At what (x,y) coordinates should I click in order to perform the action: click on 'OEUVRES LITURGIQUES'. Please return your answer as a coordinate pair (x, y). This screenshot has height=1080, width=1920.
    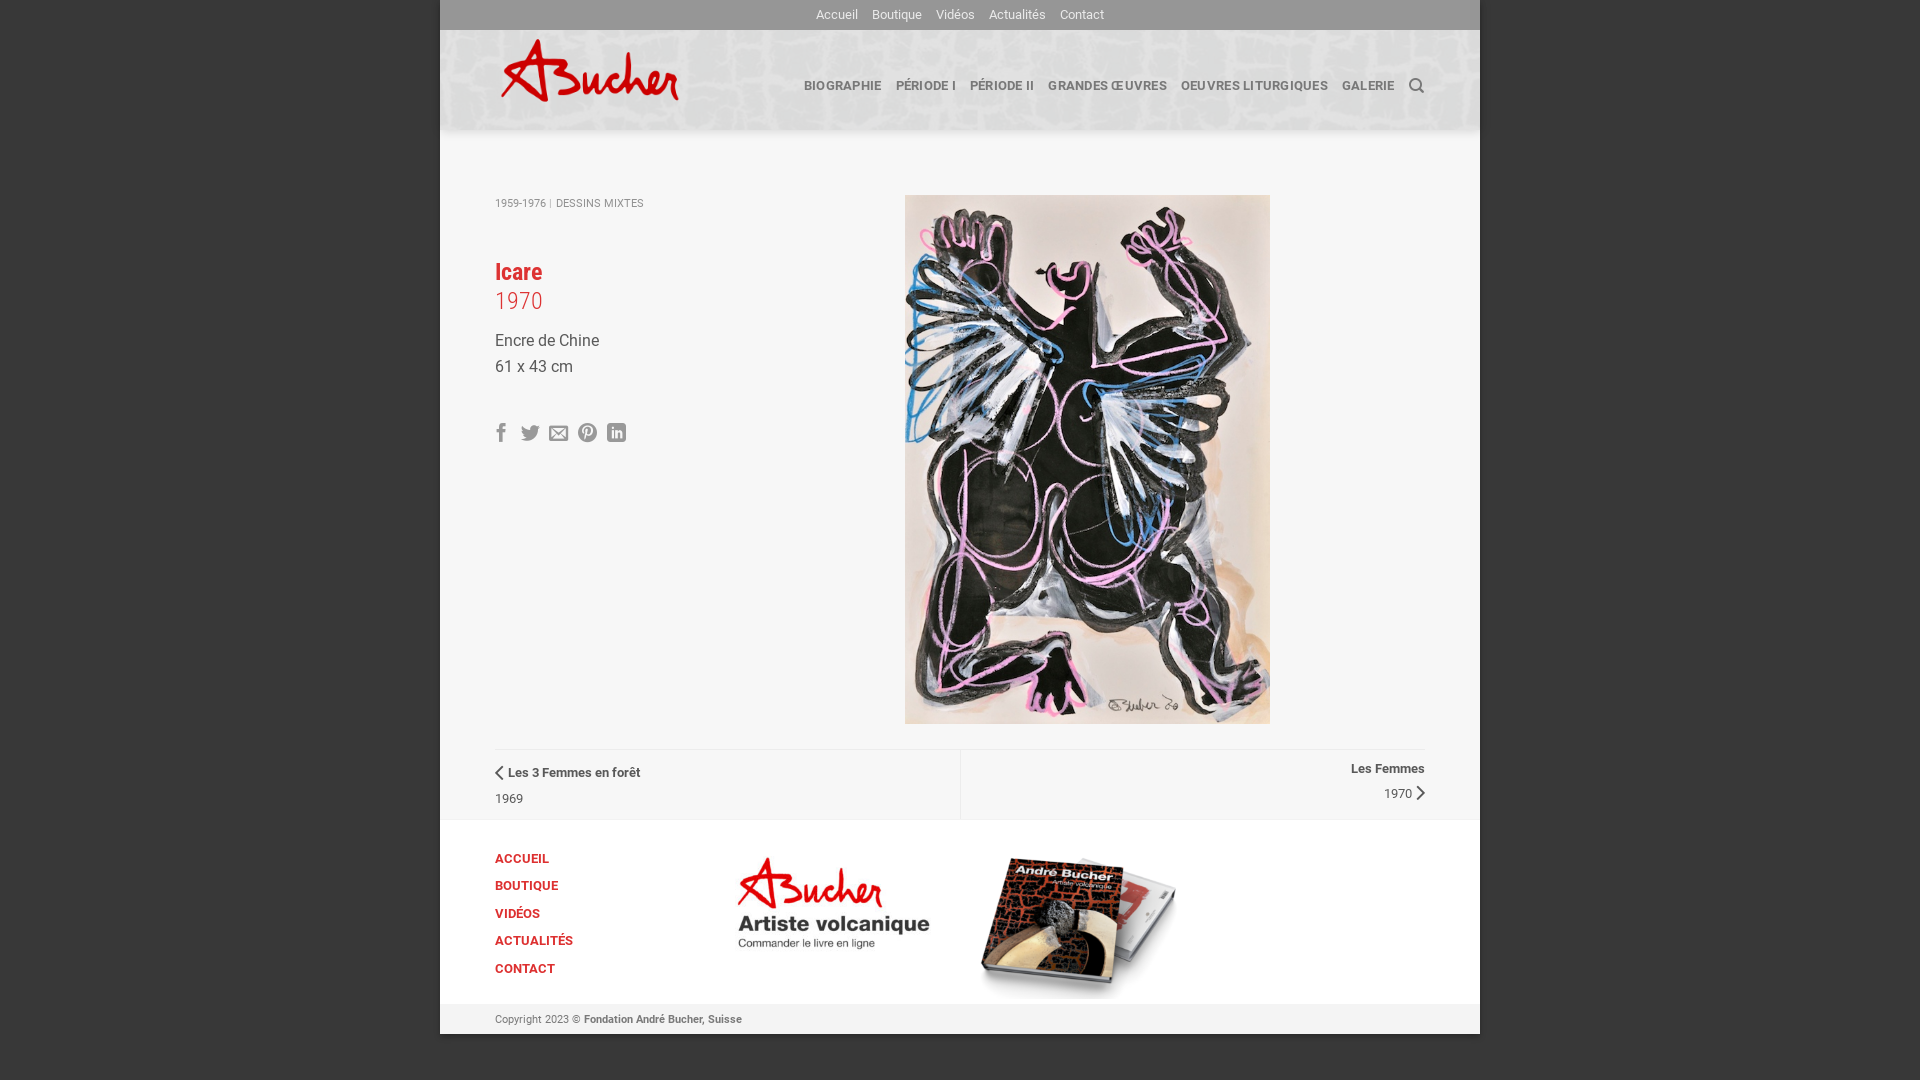
    Looking at the image, I should click on (1253, 84).